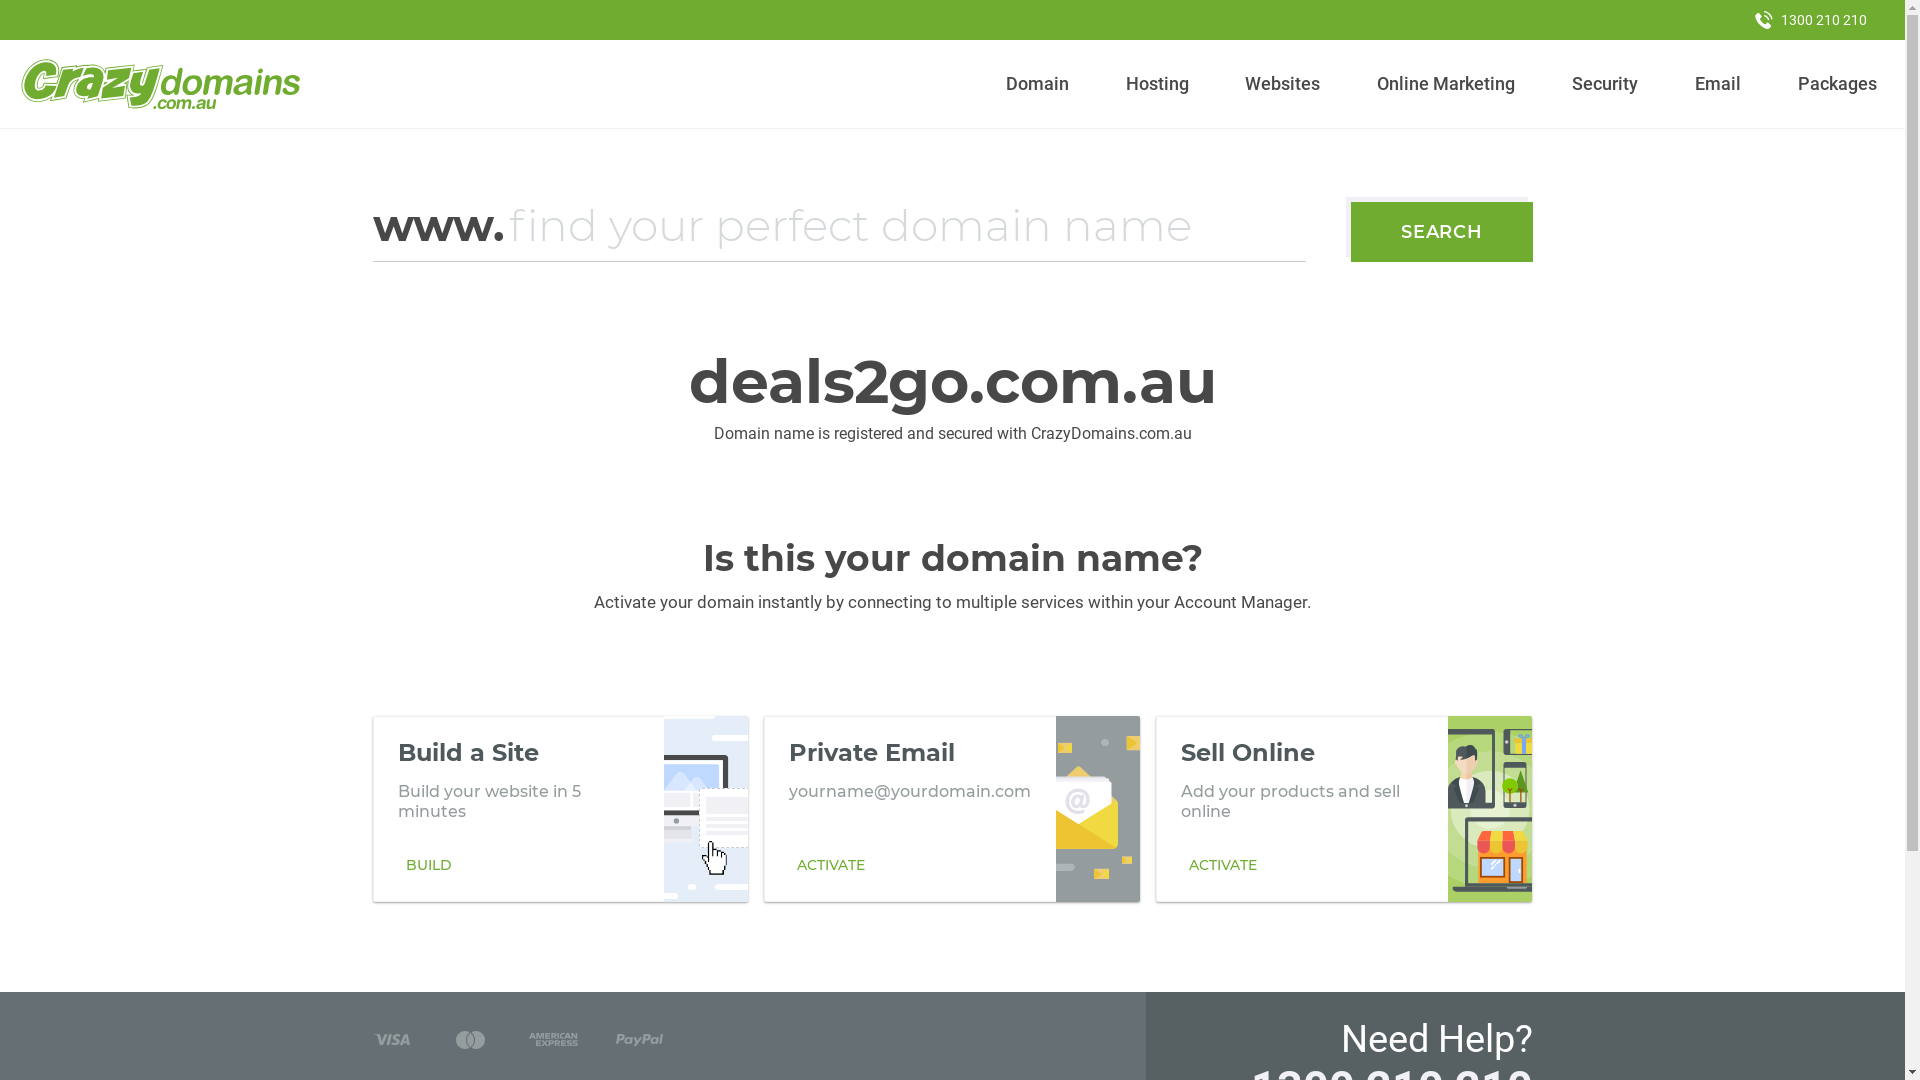 The image size is (1920, 1080). What do you see at coordinates (1446, 83) in the screenshot?
I see `'Online Marketing'` at bounding box center [1446, 83].